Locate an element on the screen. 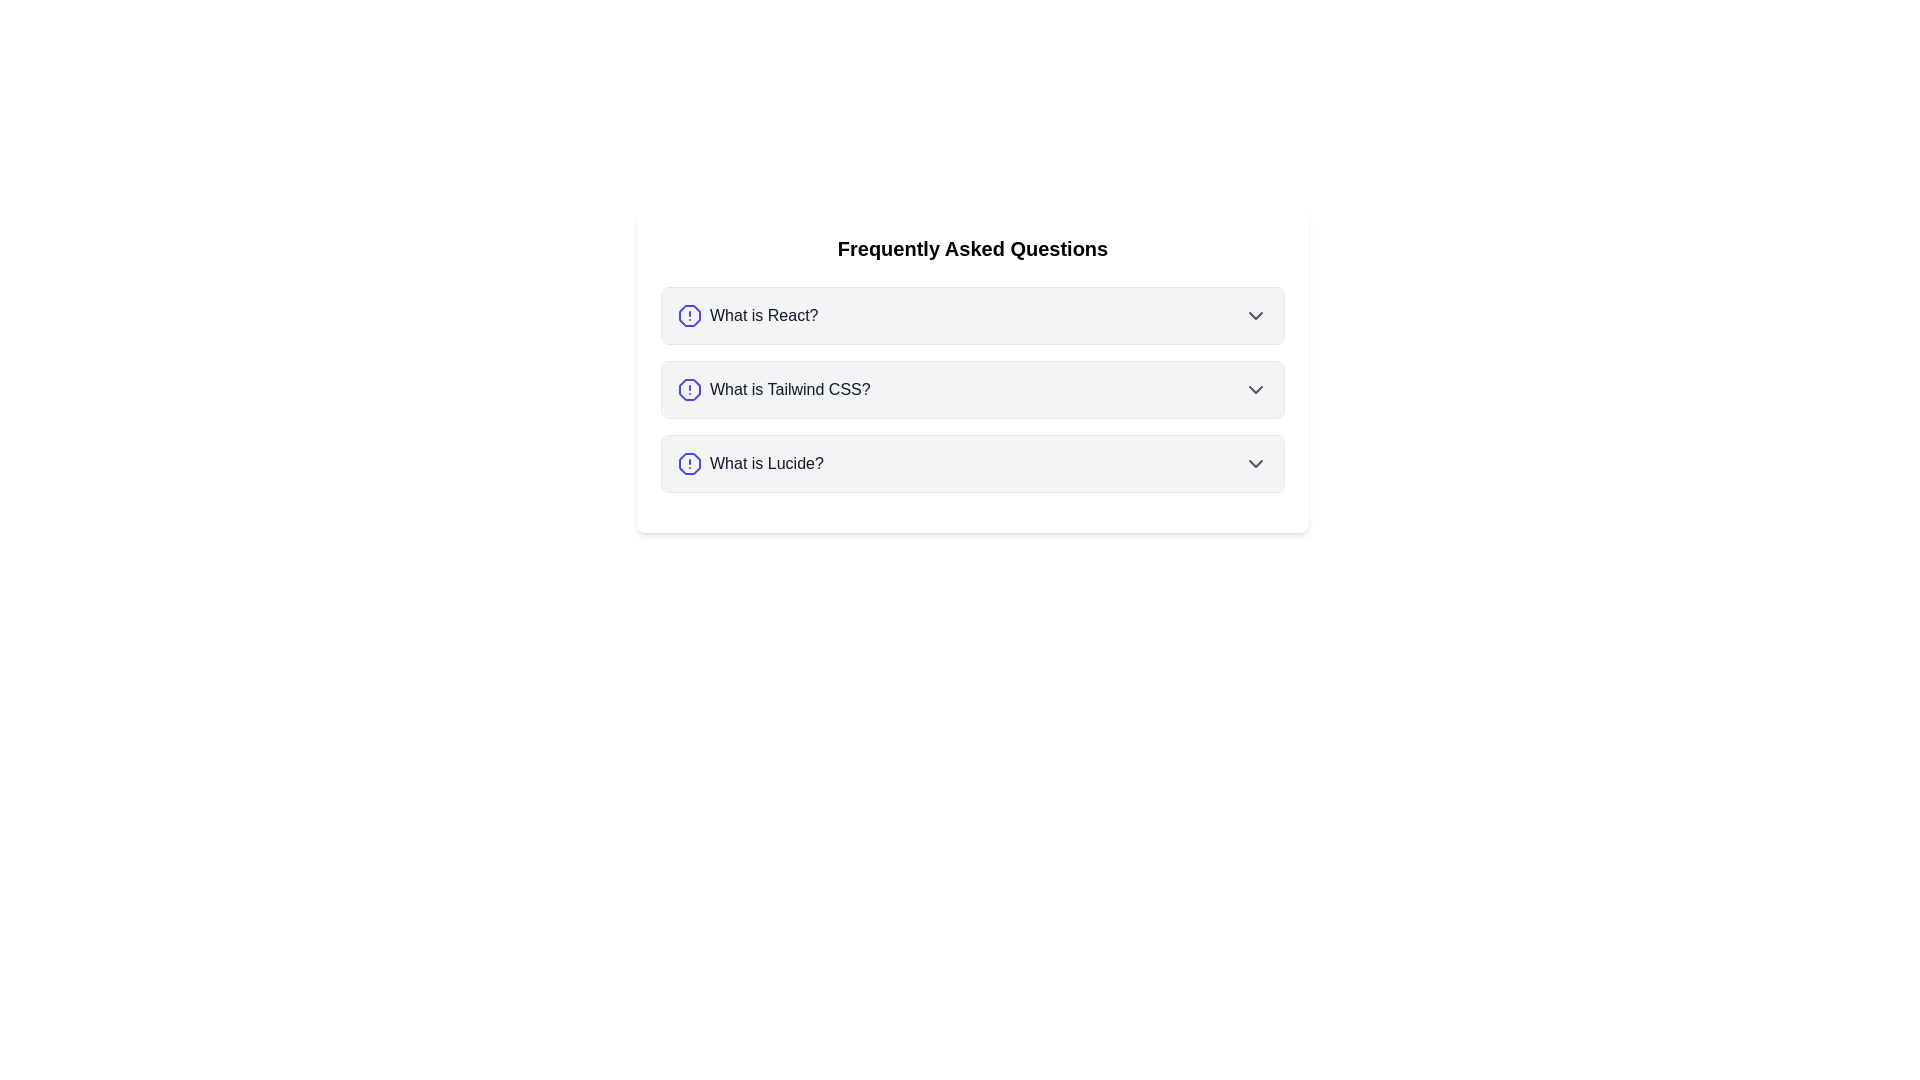  the indigo-stroke octagonal icon located to the left of the text 'What is Lucide?' in the FAQ section is located at coordinates (690, 463).